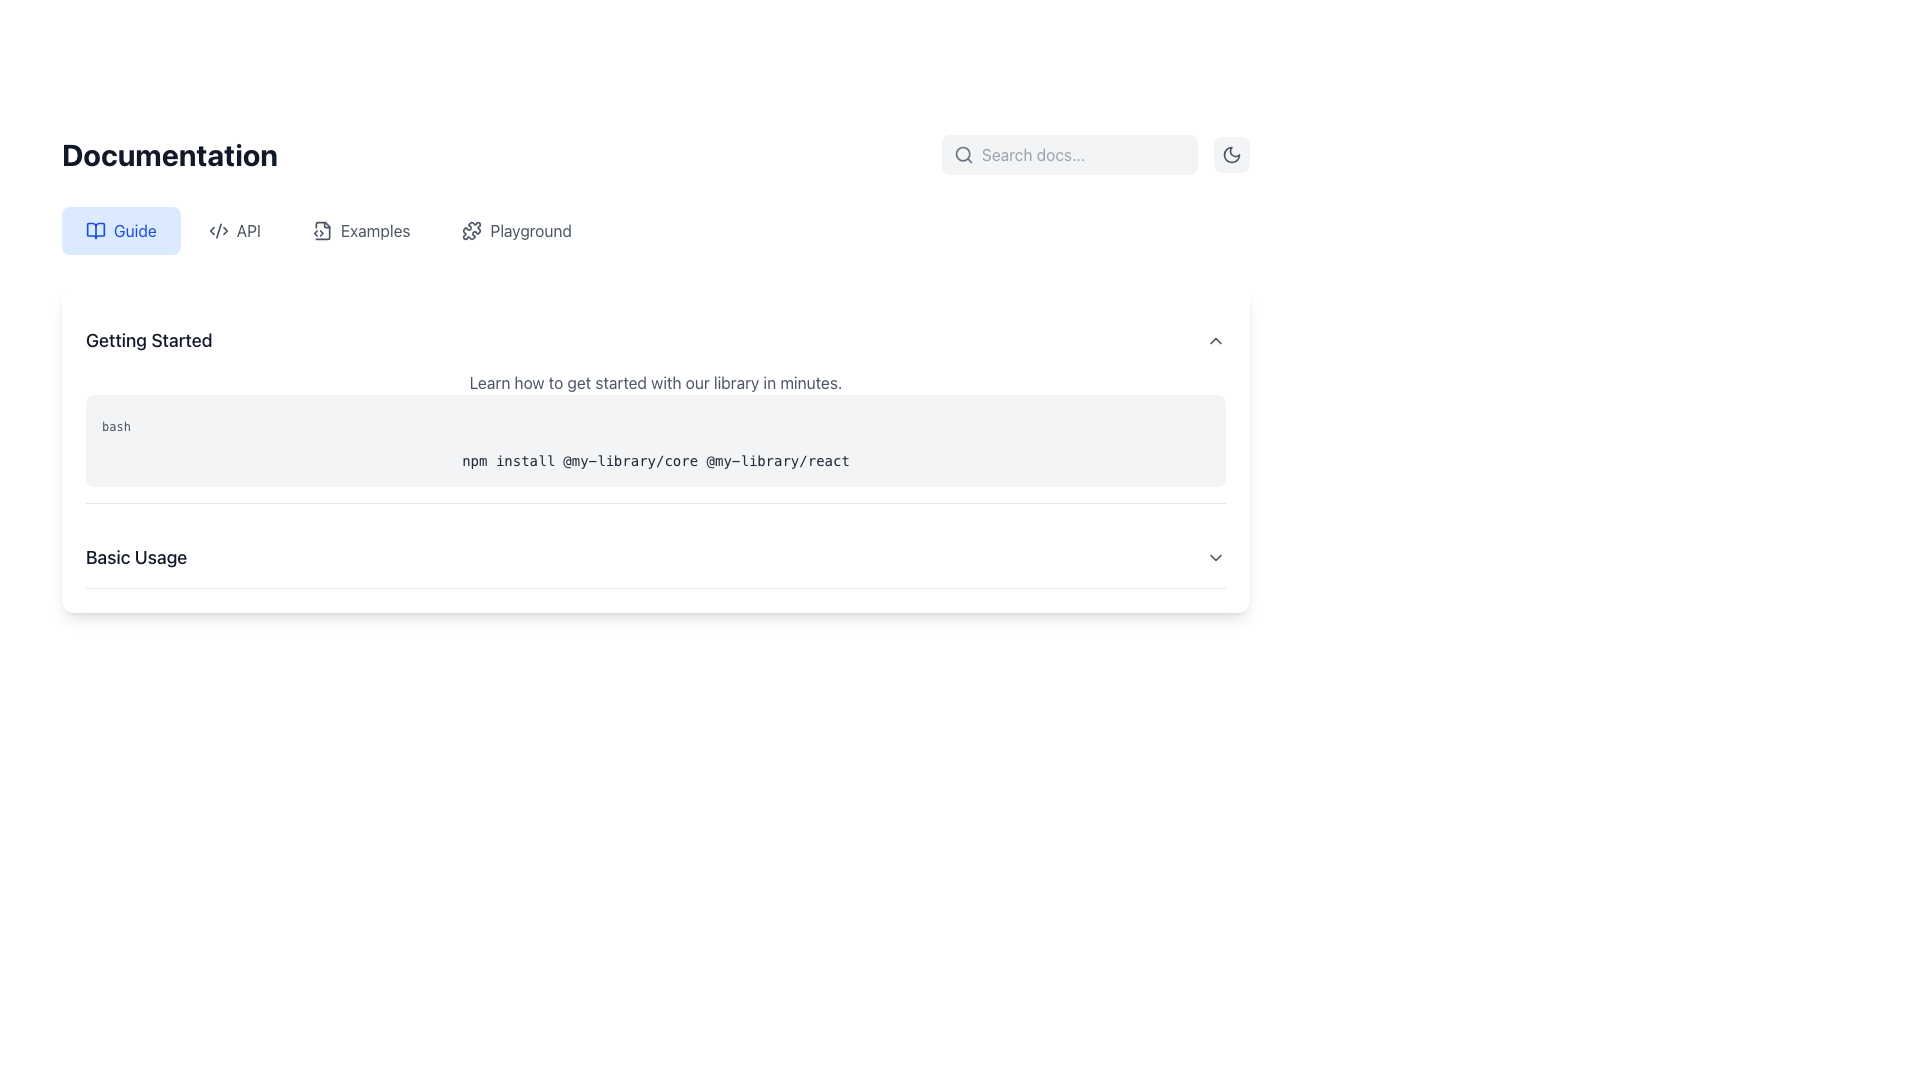 The height and width of the screenshot is (1080, 1920). I want to click on the static text element that displays the introductory sentence 'Learn how to get started with our library in minutes.', so click(656, 382).